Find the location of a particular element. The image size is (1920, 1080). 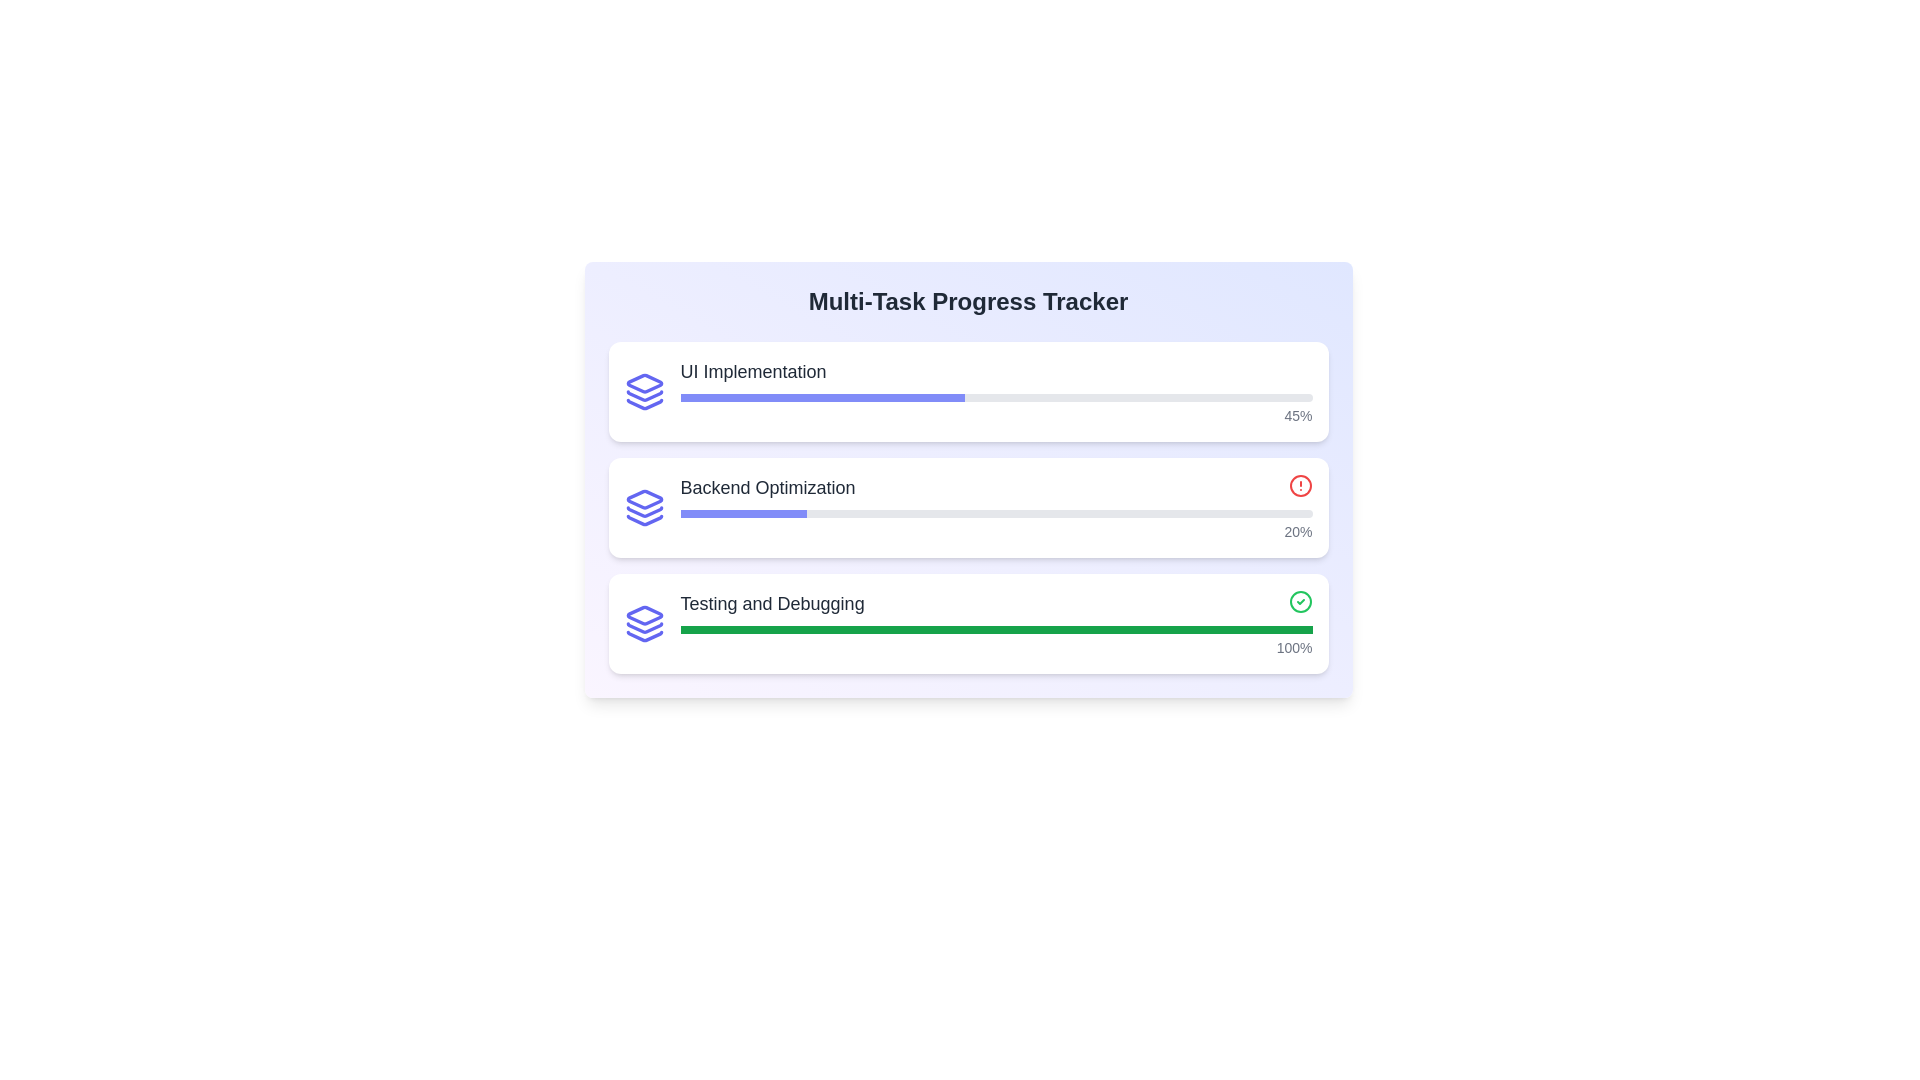

the second layer of the three-layered icon, which is dark blue and located to the left of the 'Testing and Debugging' section is located at coordinates (644, 627).